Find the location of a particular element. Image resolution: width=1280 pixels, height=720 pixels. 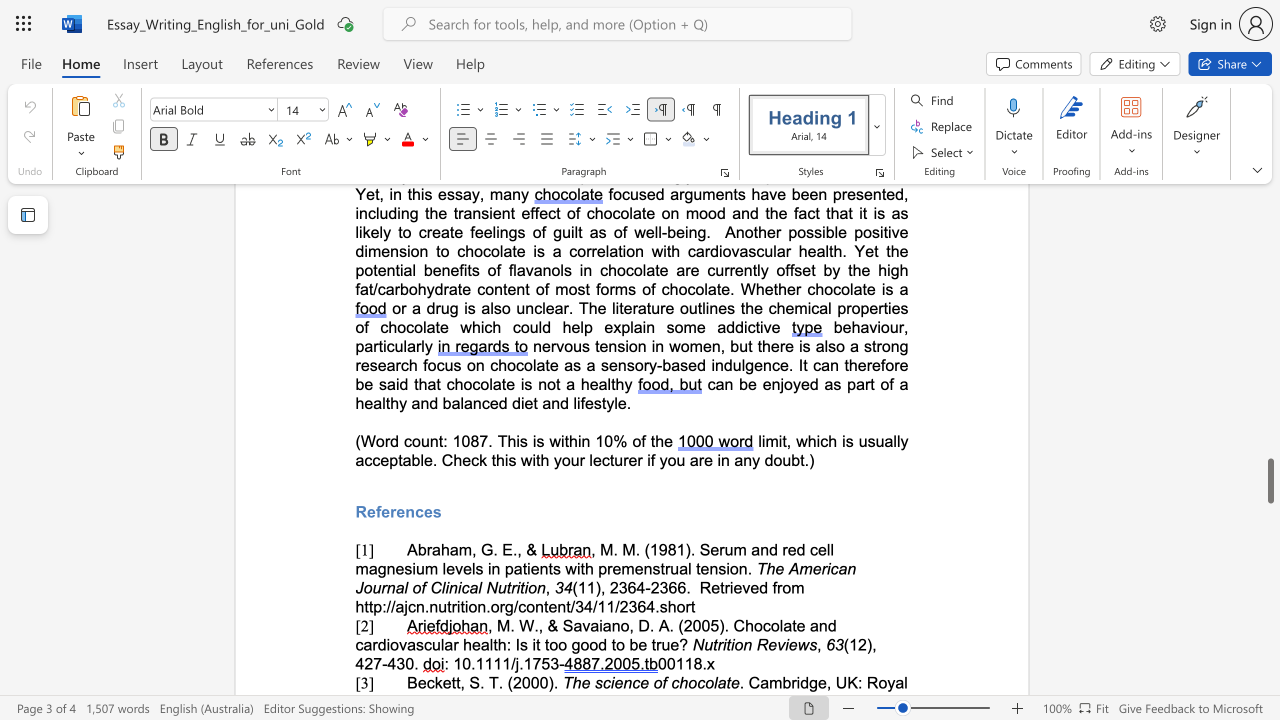

the scrollbar to scroll the page up is located at coordinates (1269, 248).